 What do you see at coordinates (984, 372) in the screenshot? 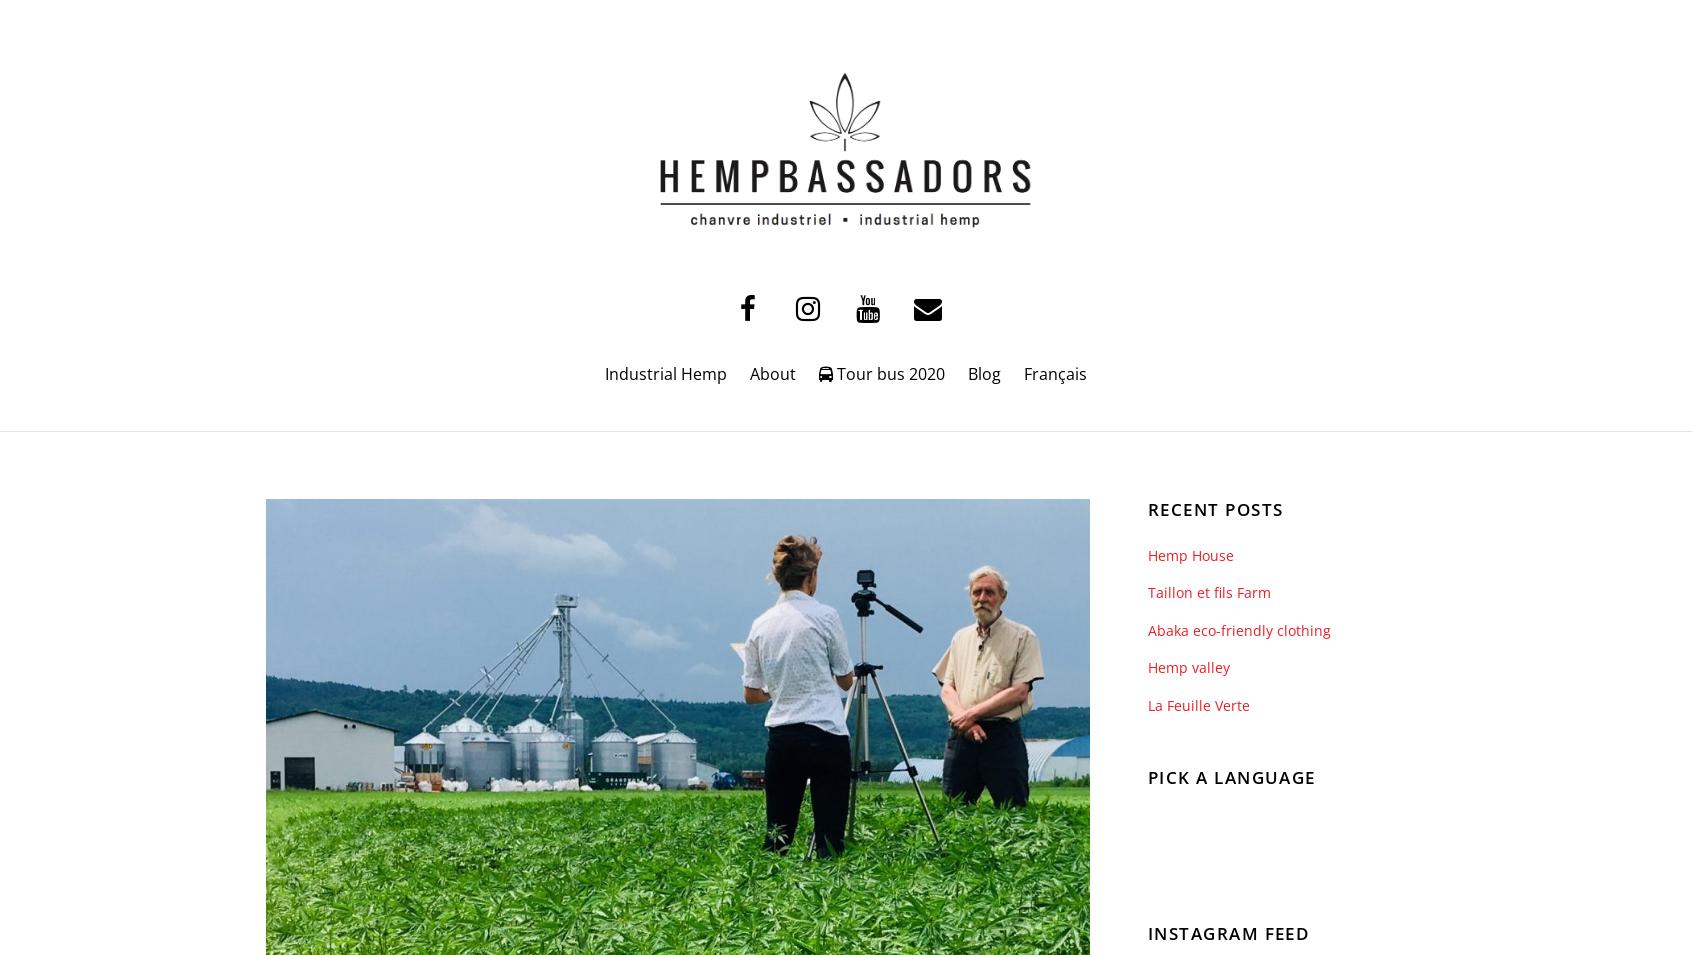
I see `'Blog'` at bounding box center [984, 372].